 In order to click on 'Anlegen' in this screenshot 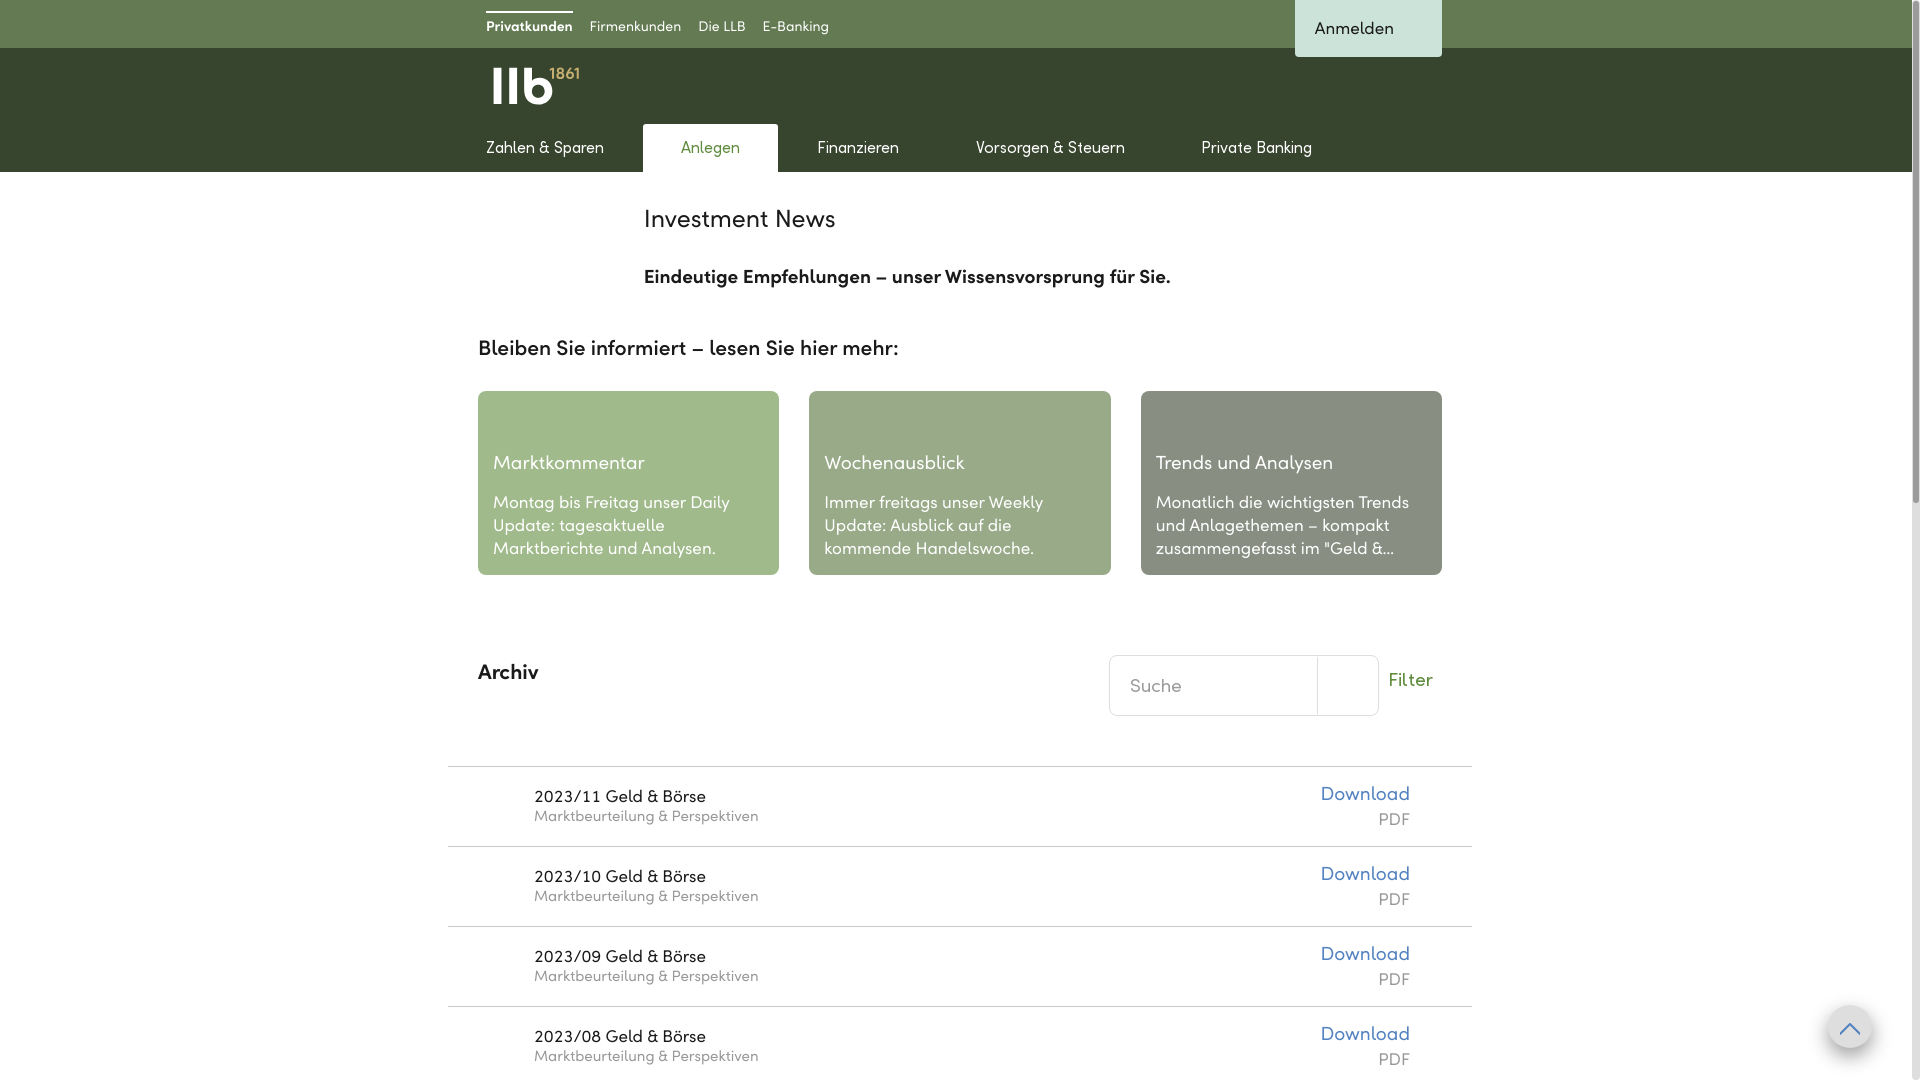, I will do `click(710, 146)`.